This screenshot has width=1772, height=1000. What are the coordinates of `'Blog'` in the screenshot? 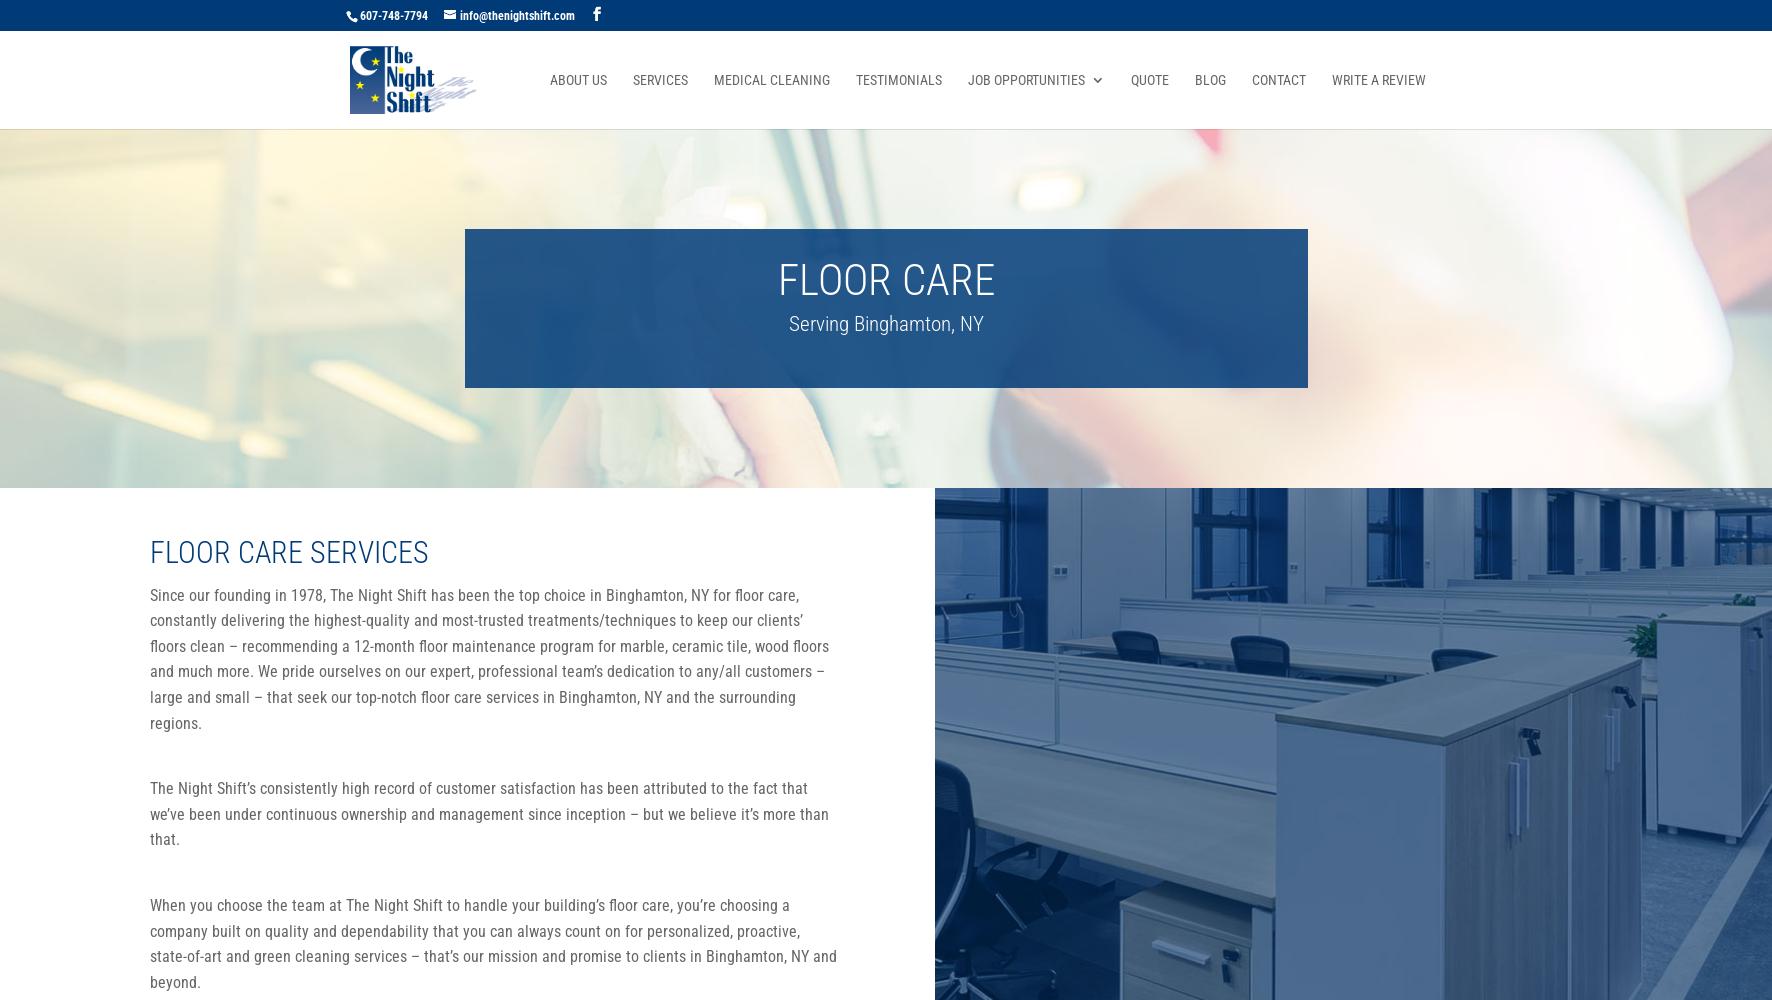 It's located at (1209, 79).